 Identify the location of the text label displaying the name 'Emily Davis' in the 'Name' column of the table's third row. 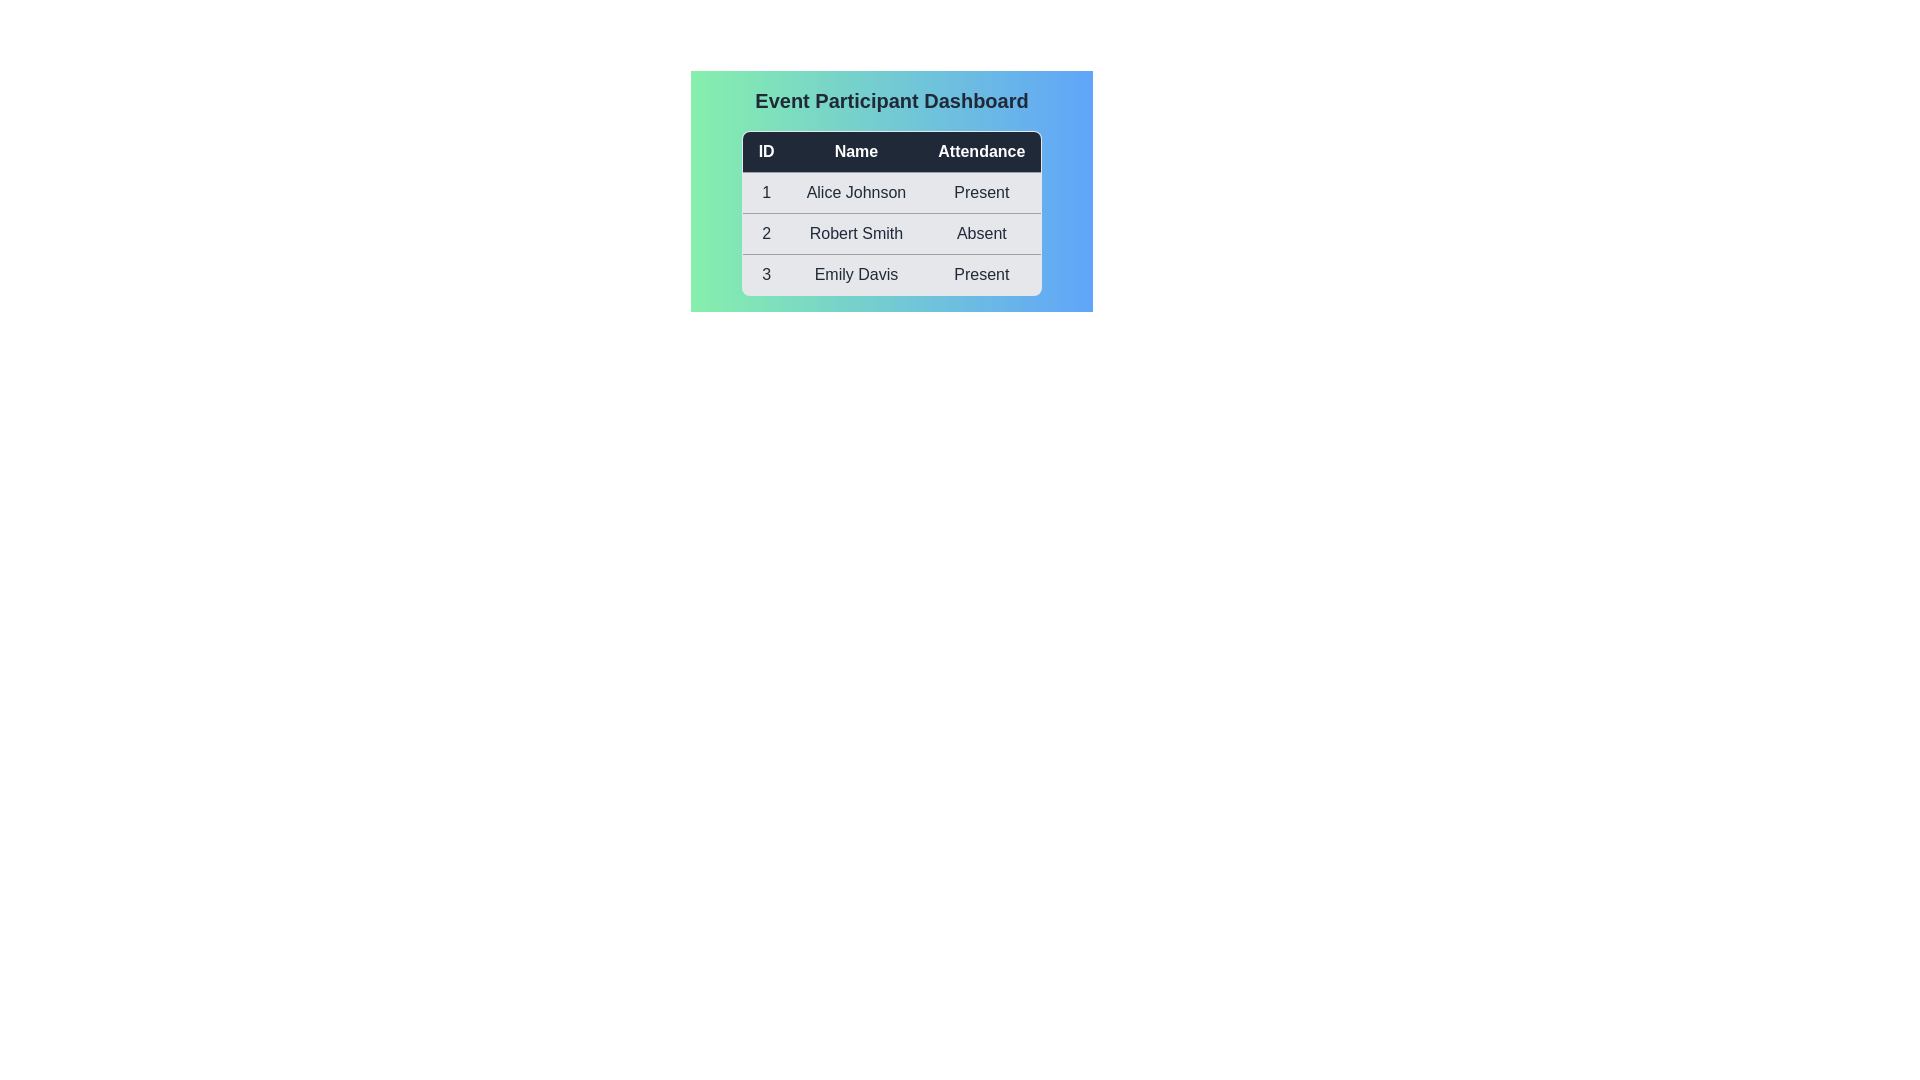
(856, 274).